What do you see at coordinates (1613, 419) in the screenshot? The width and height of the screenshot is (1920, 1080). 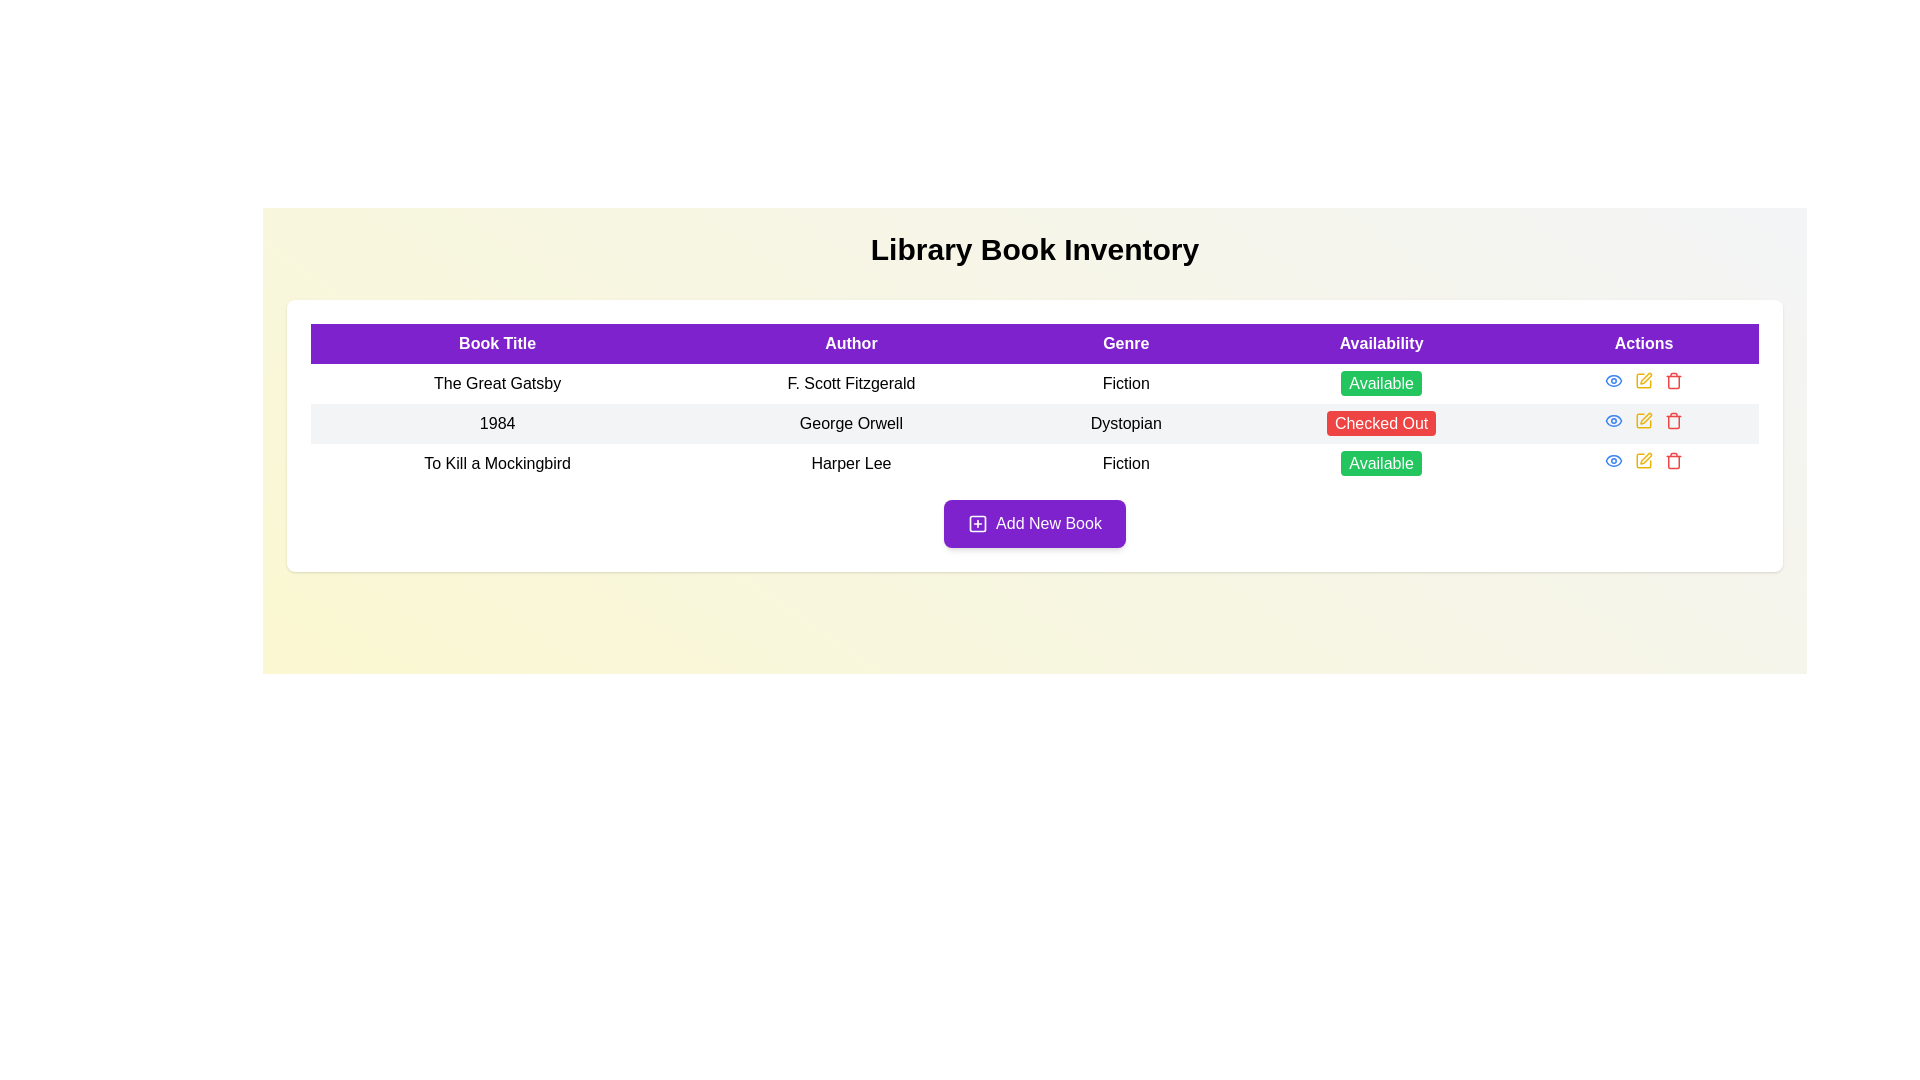 I see `the view icon button located in the 'Actions' column of the second row of the table` at bounding box center [1613, 419].